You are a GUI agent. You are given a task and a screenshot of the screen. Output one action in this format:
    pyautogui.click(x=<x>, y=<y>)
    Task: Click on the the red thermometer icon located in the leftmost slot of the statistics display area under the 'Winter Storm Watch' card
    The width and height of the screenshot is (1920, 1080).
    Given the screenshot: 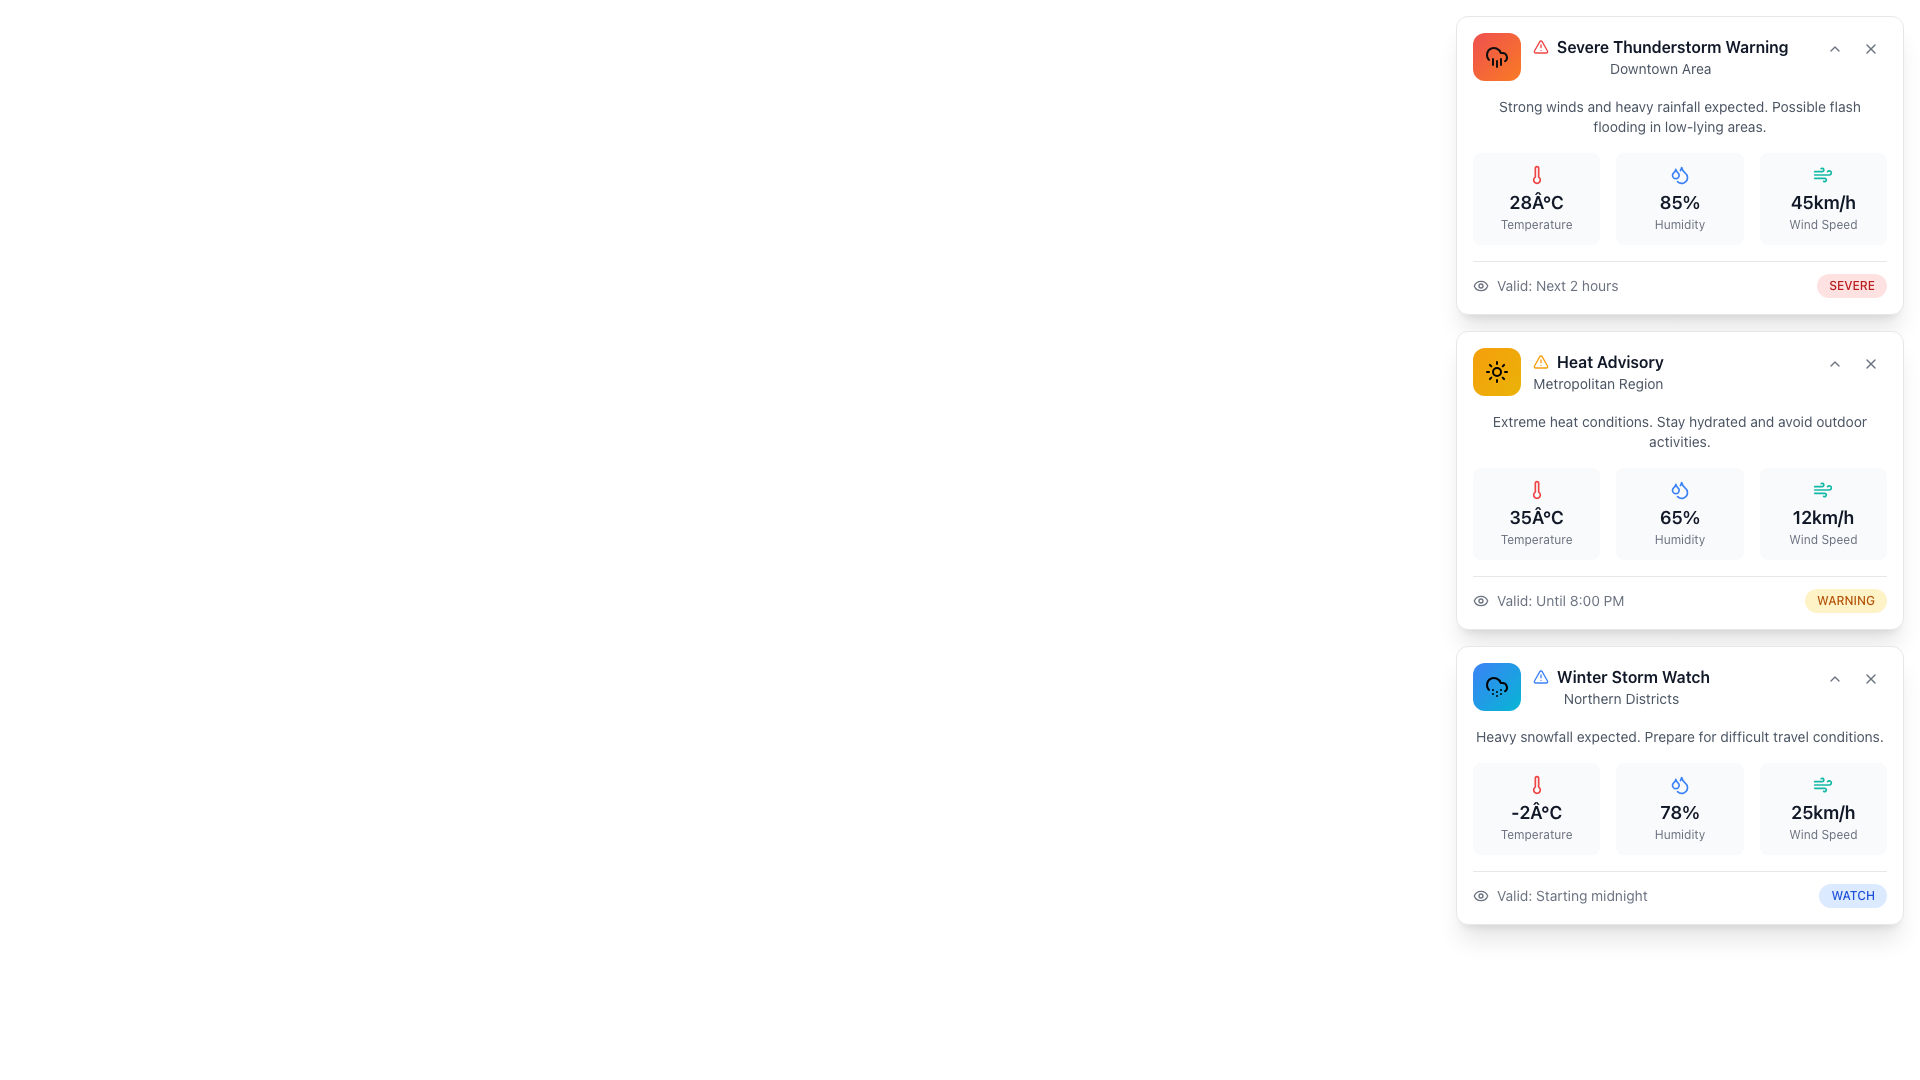 What is the action you would take?
    pyautogui.click(x=1535, y=784)
    